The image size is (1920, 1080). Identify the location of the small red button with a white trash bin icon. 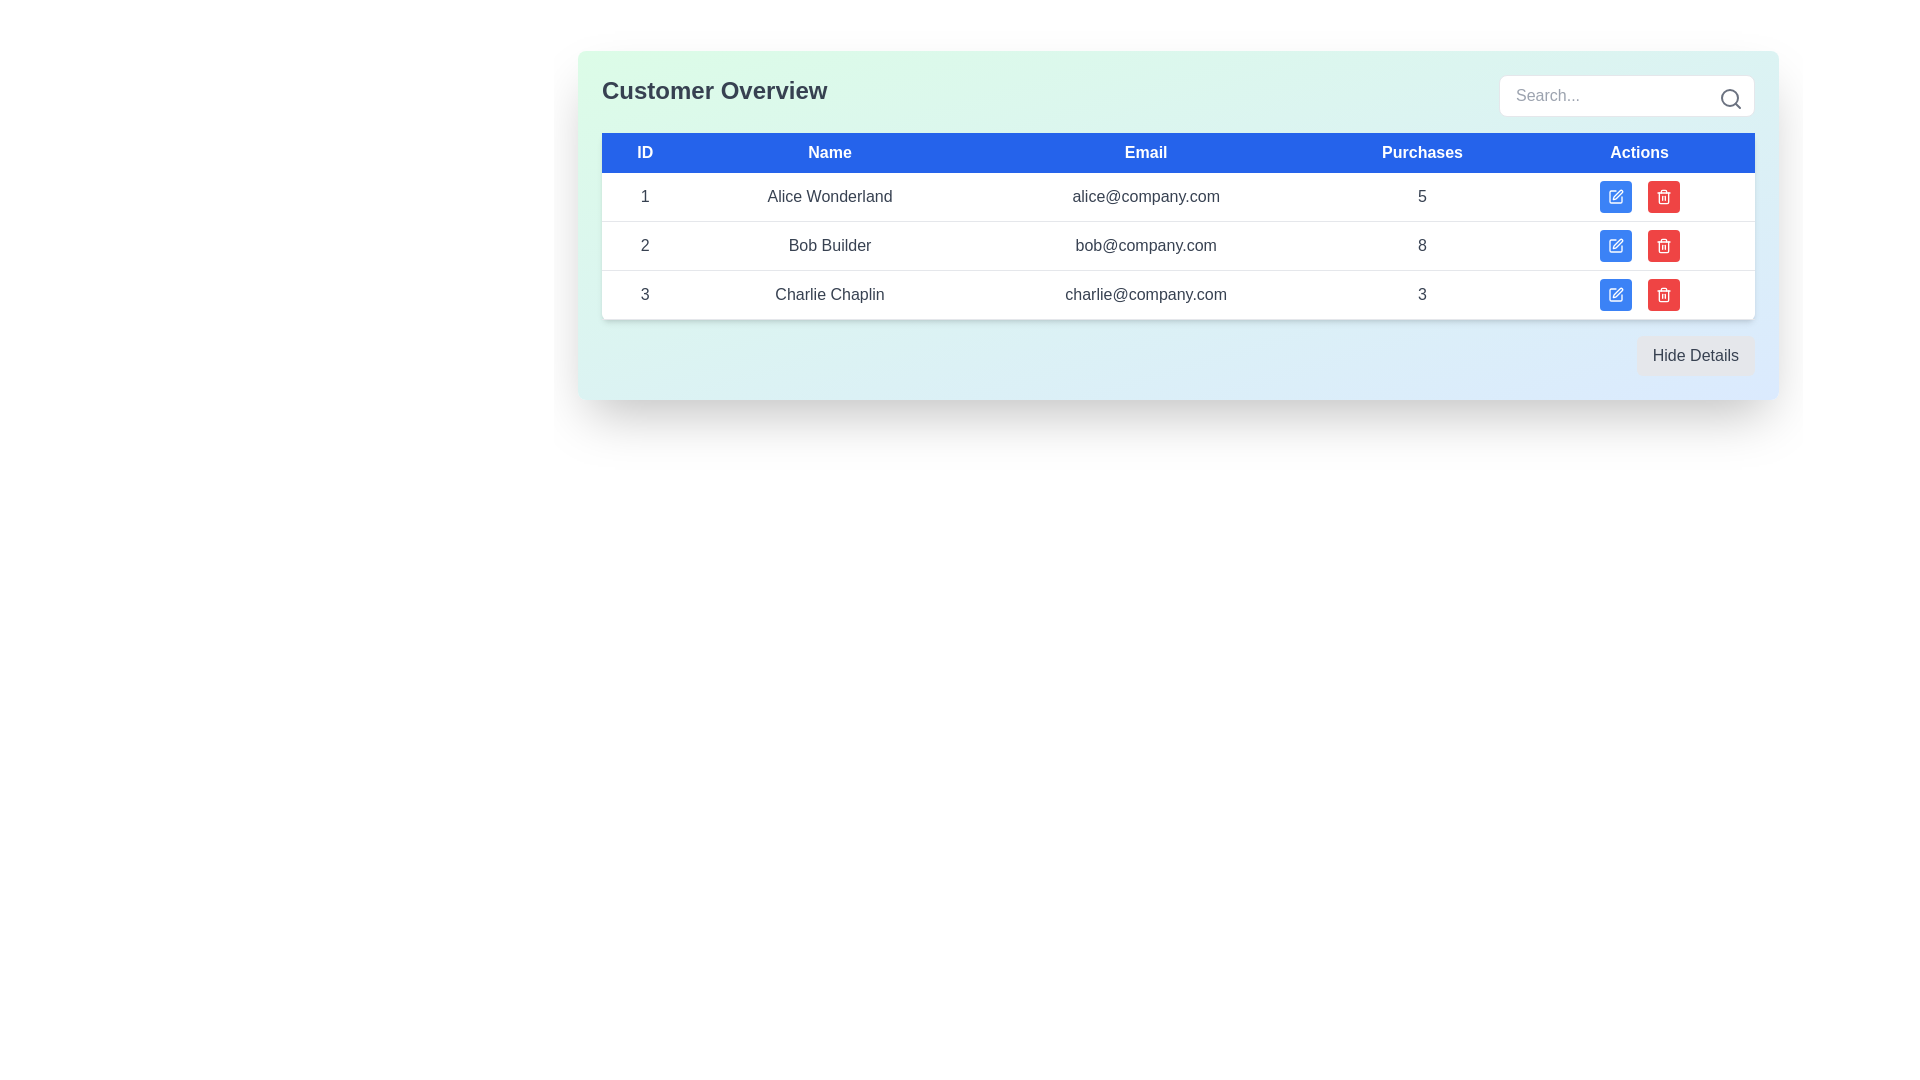
(1663, 294).